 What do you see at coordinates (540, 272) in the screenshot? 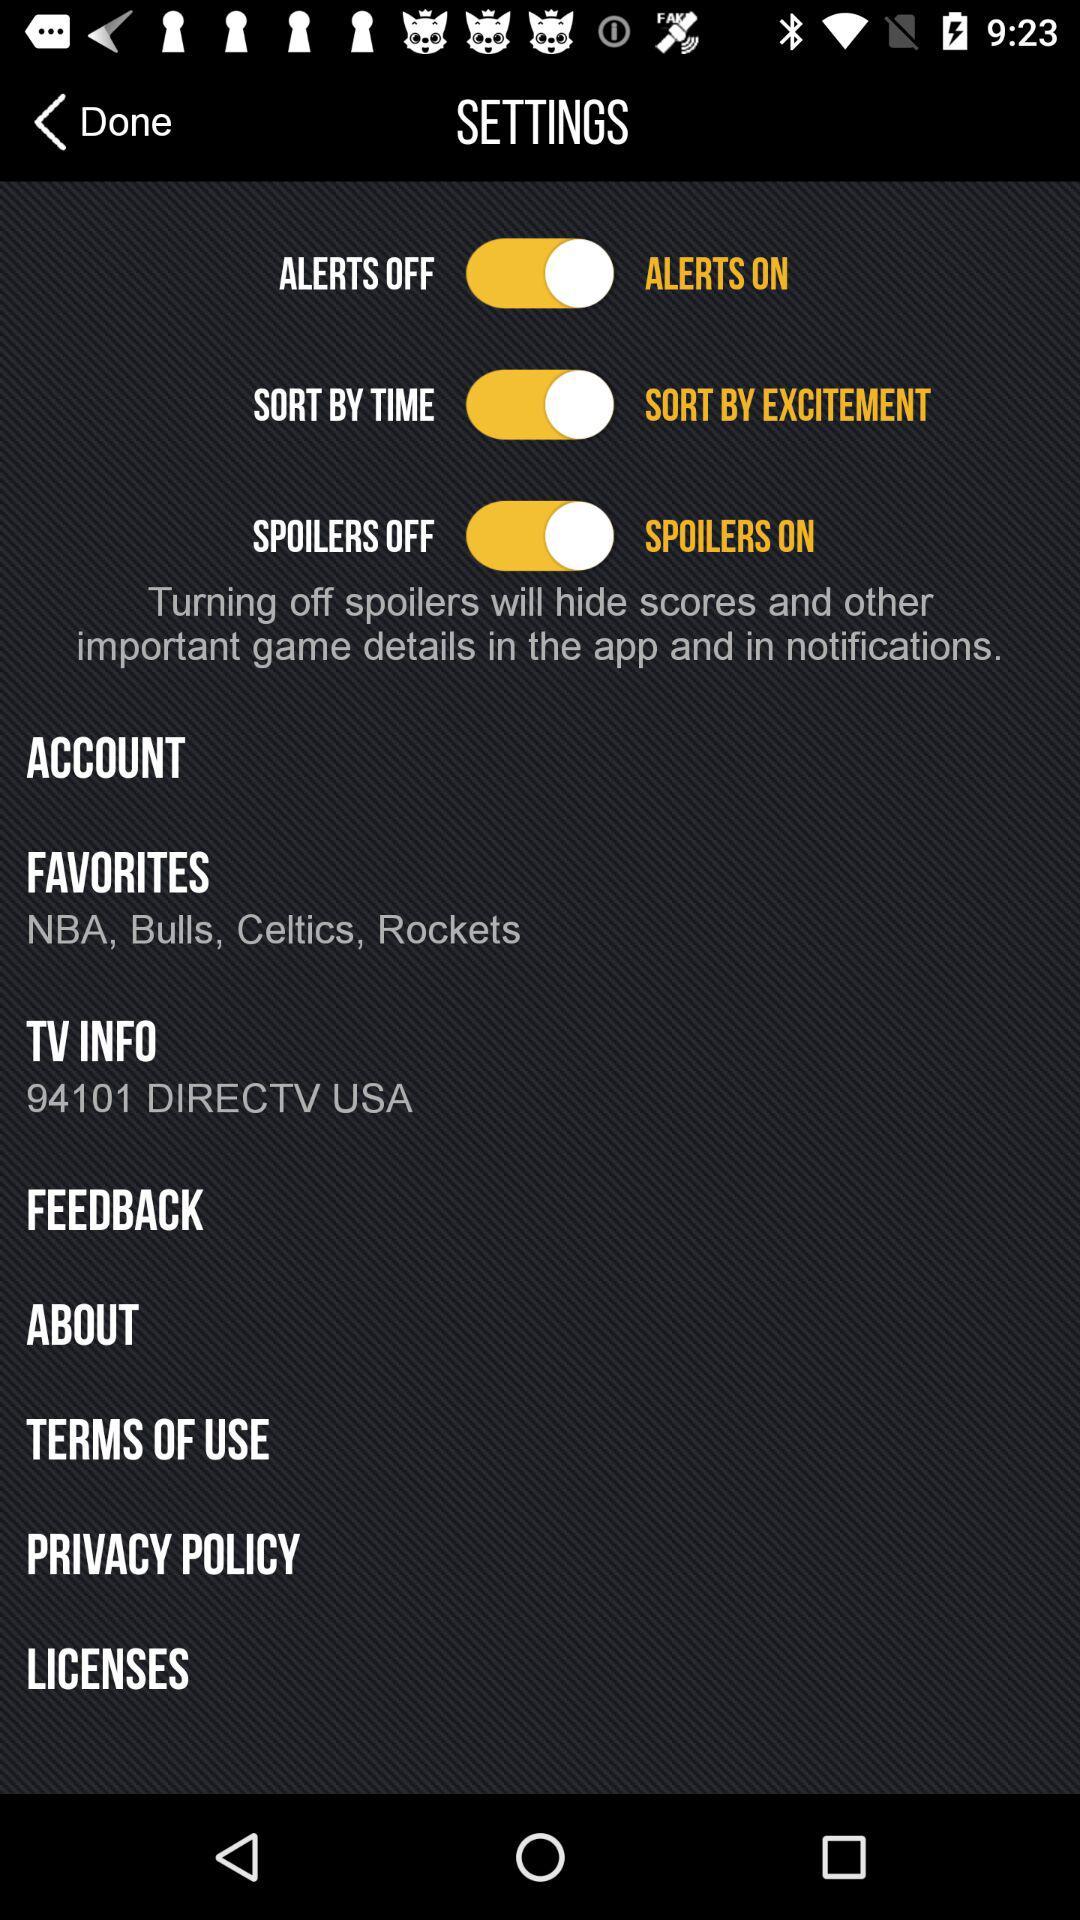
I see `alerts option` at bounding box center [540, 272].